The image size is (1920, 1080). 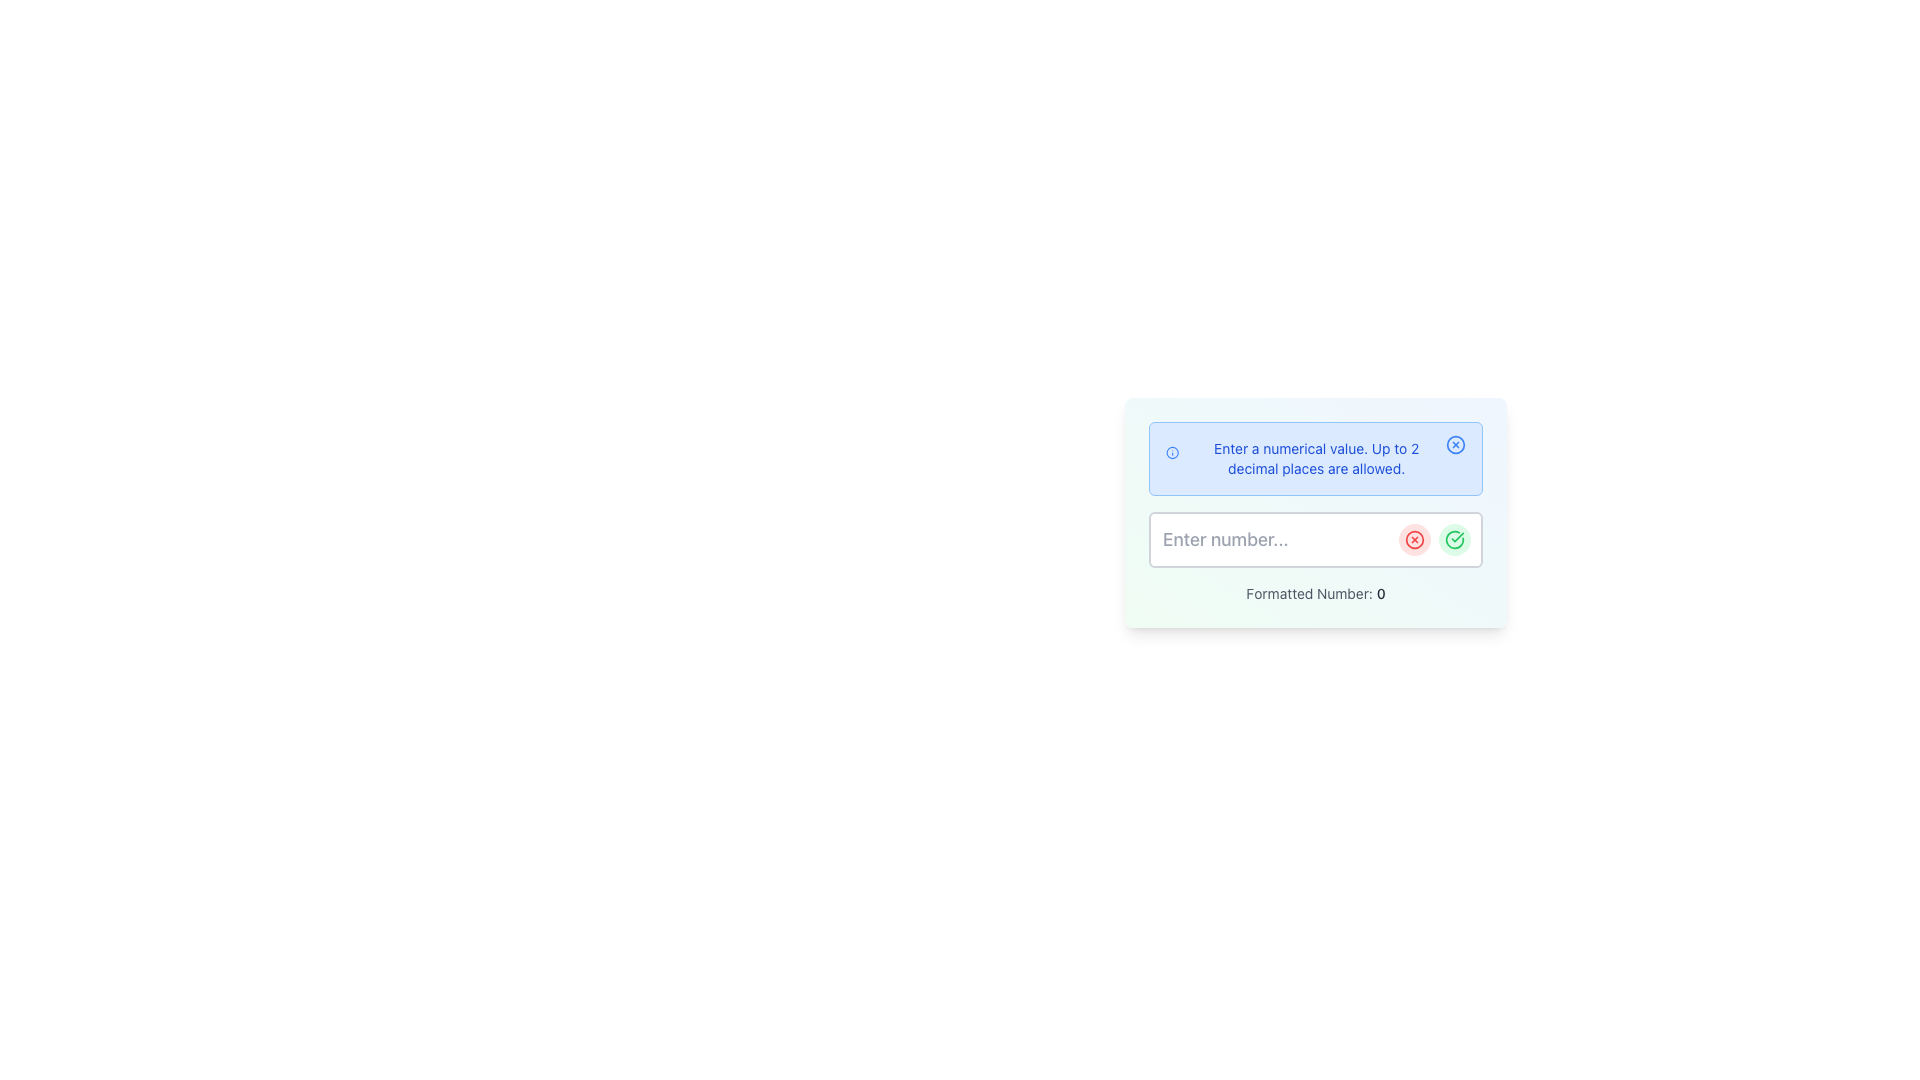 I want to click on the circular green confirmation button with a checkmark at the top-right corner of the user input box to confirm, so click(x=1454, y=540).